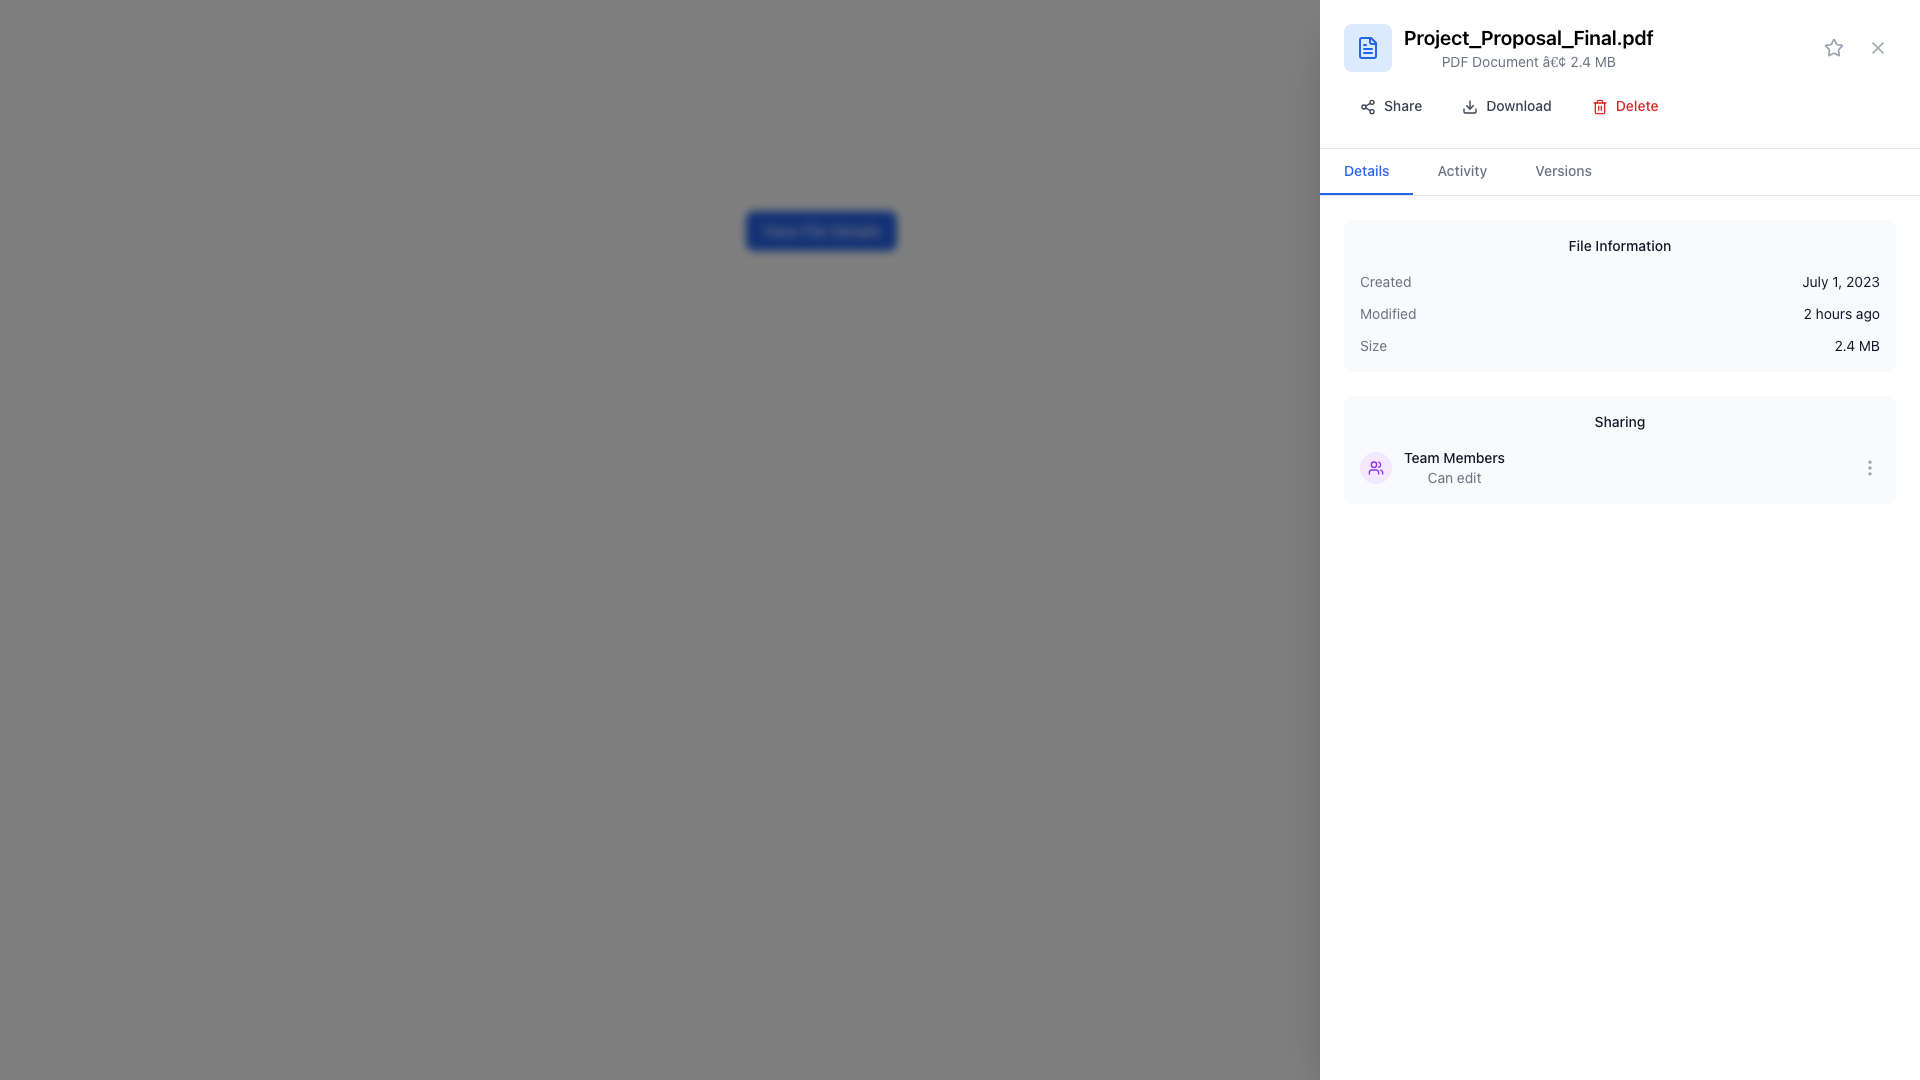 The height and width of the screenshot is (1080, 1920). What do you see at coordinates (1869, 467) in the screenshot?
I see `the menu trigger icon/button for 'Team Members' sharing permissions located at the far right of the 'Team Members Can edit' row` at bounding box center [1869, 467].